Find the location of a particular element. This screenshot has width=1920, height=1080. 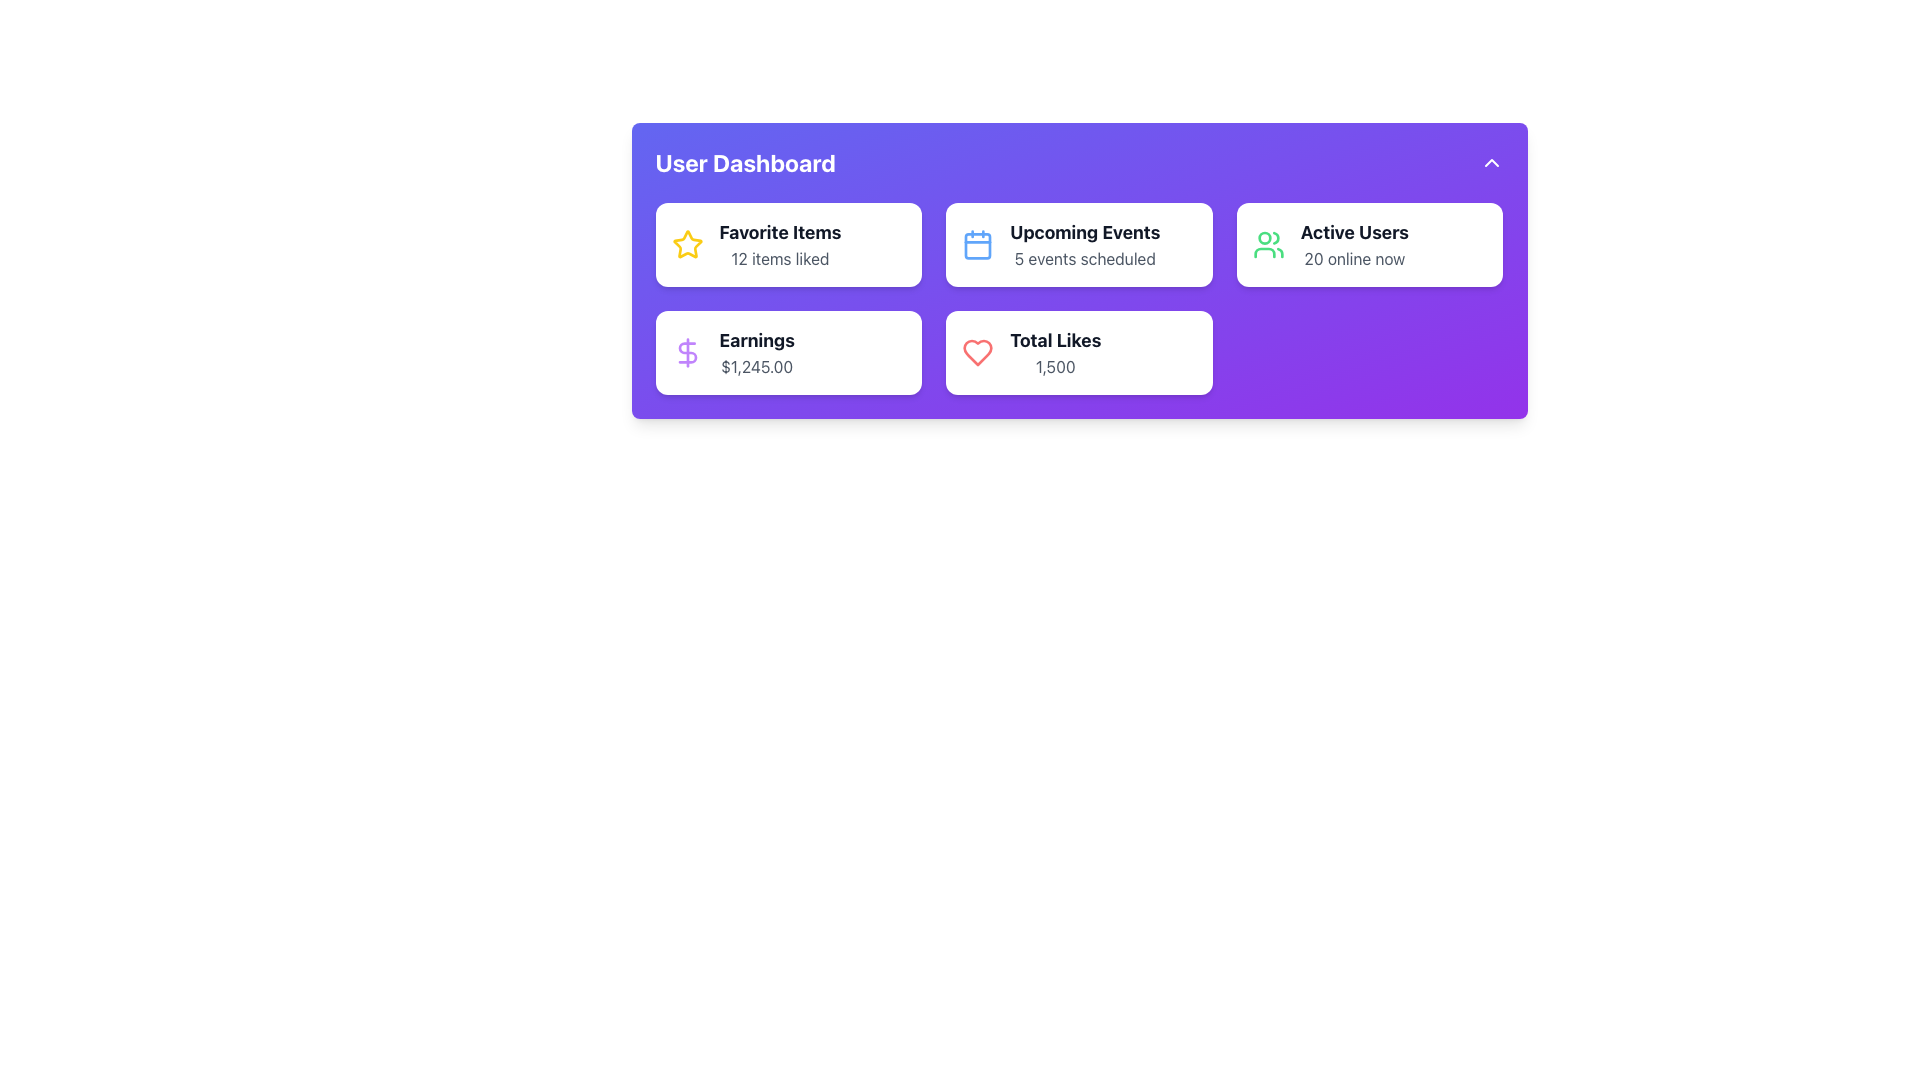

the Text Display Component showing 'Total Likes' and '1,500', located to the right of the red heart icon is located at coordinates (1054, 352).